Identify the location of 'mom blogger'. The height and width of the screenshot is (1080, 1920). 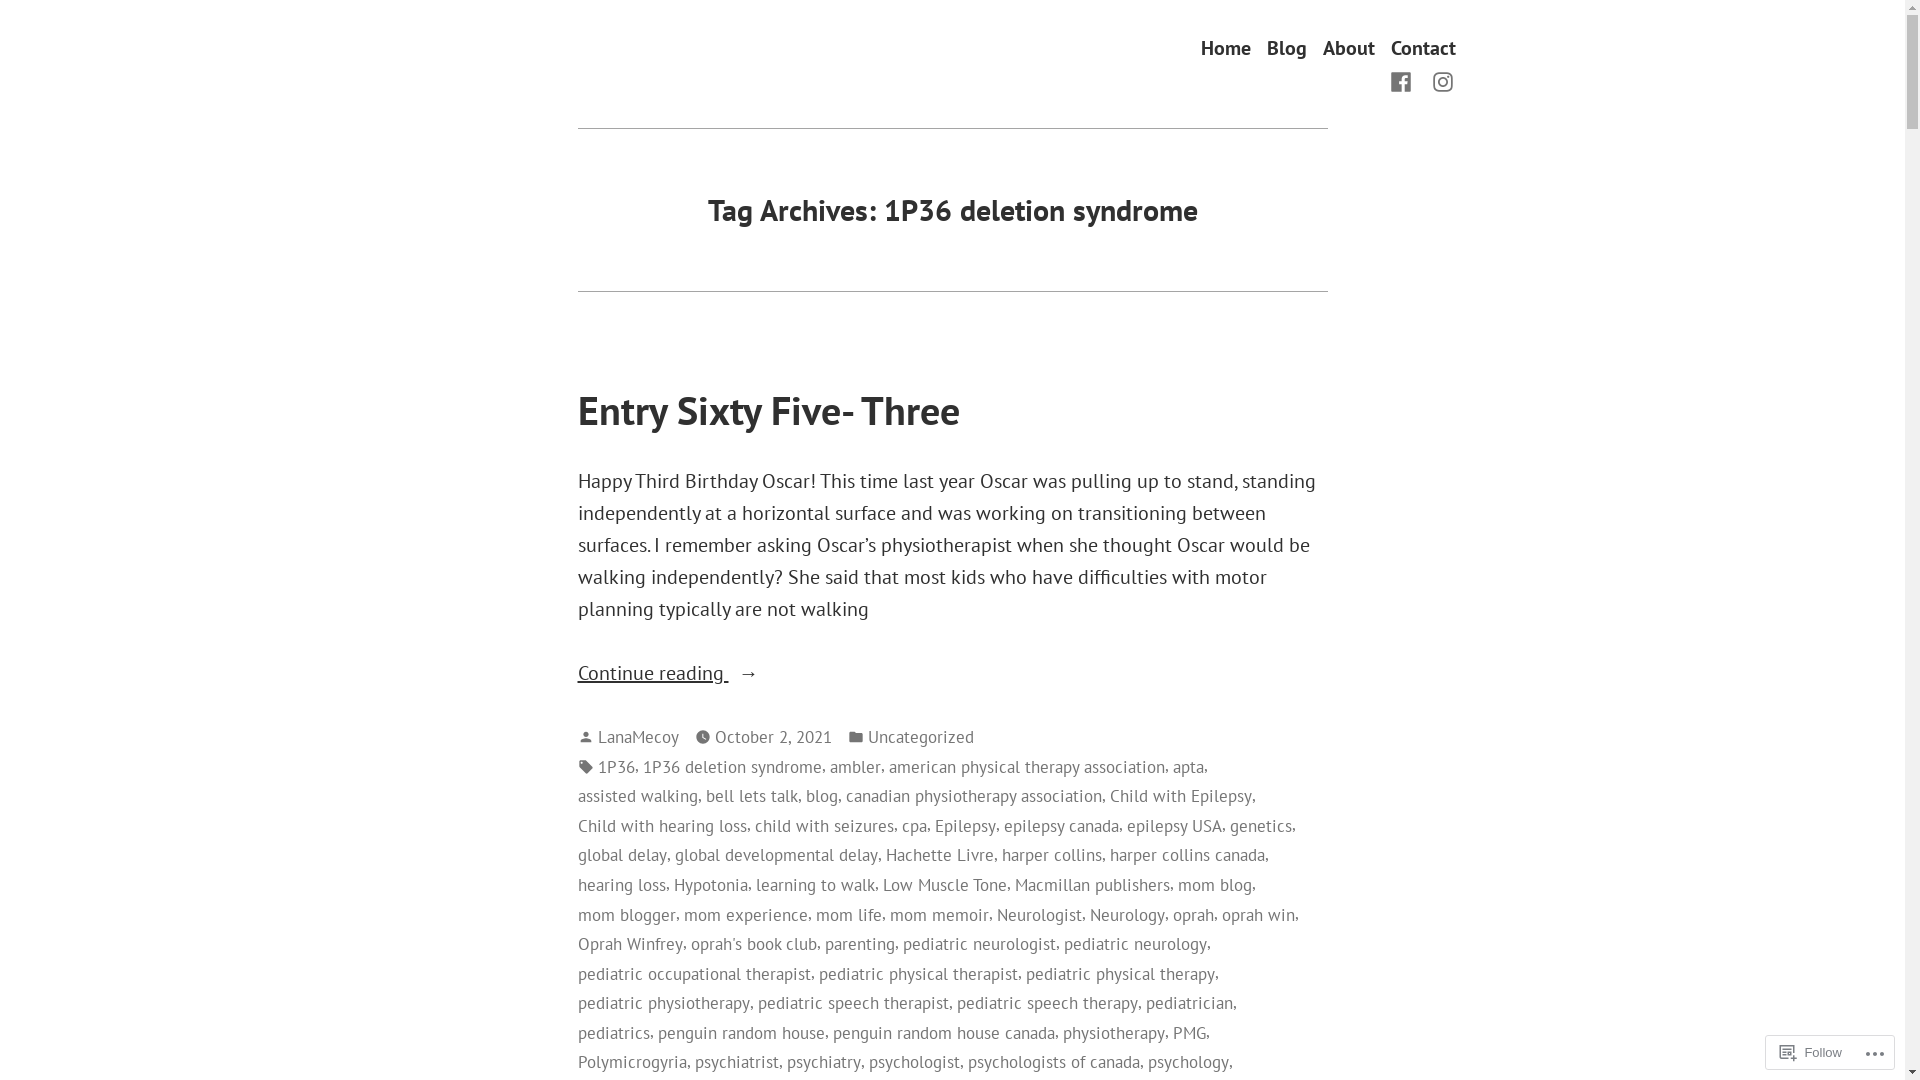
(576, 914).